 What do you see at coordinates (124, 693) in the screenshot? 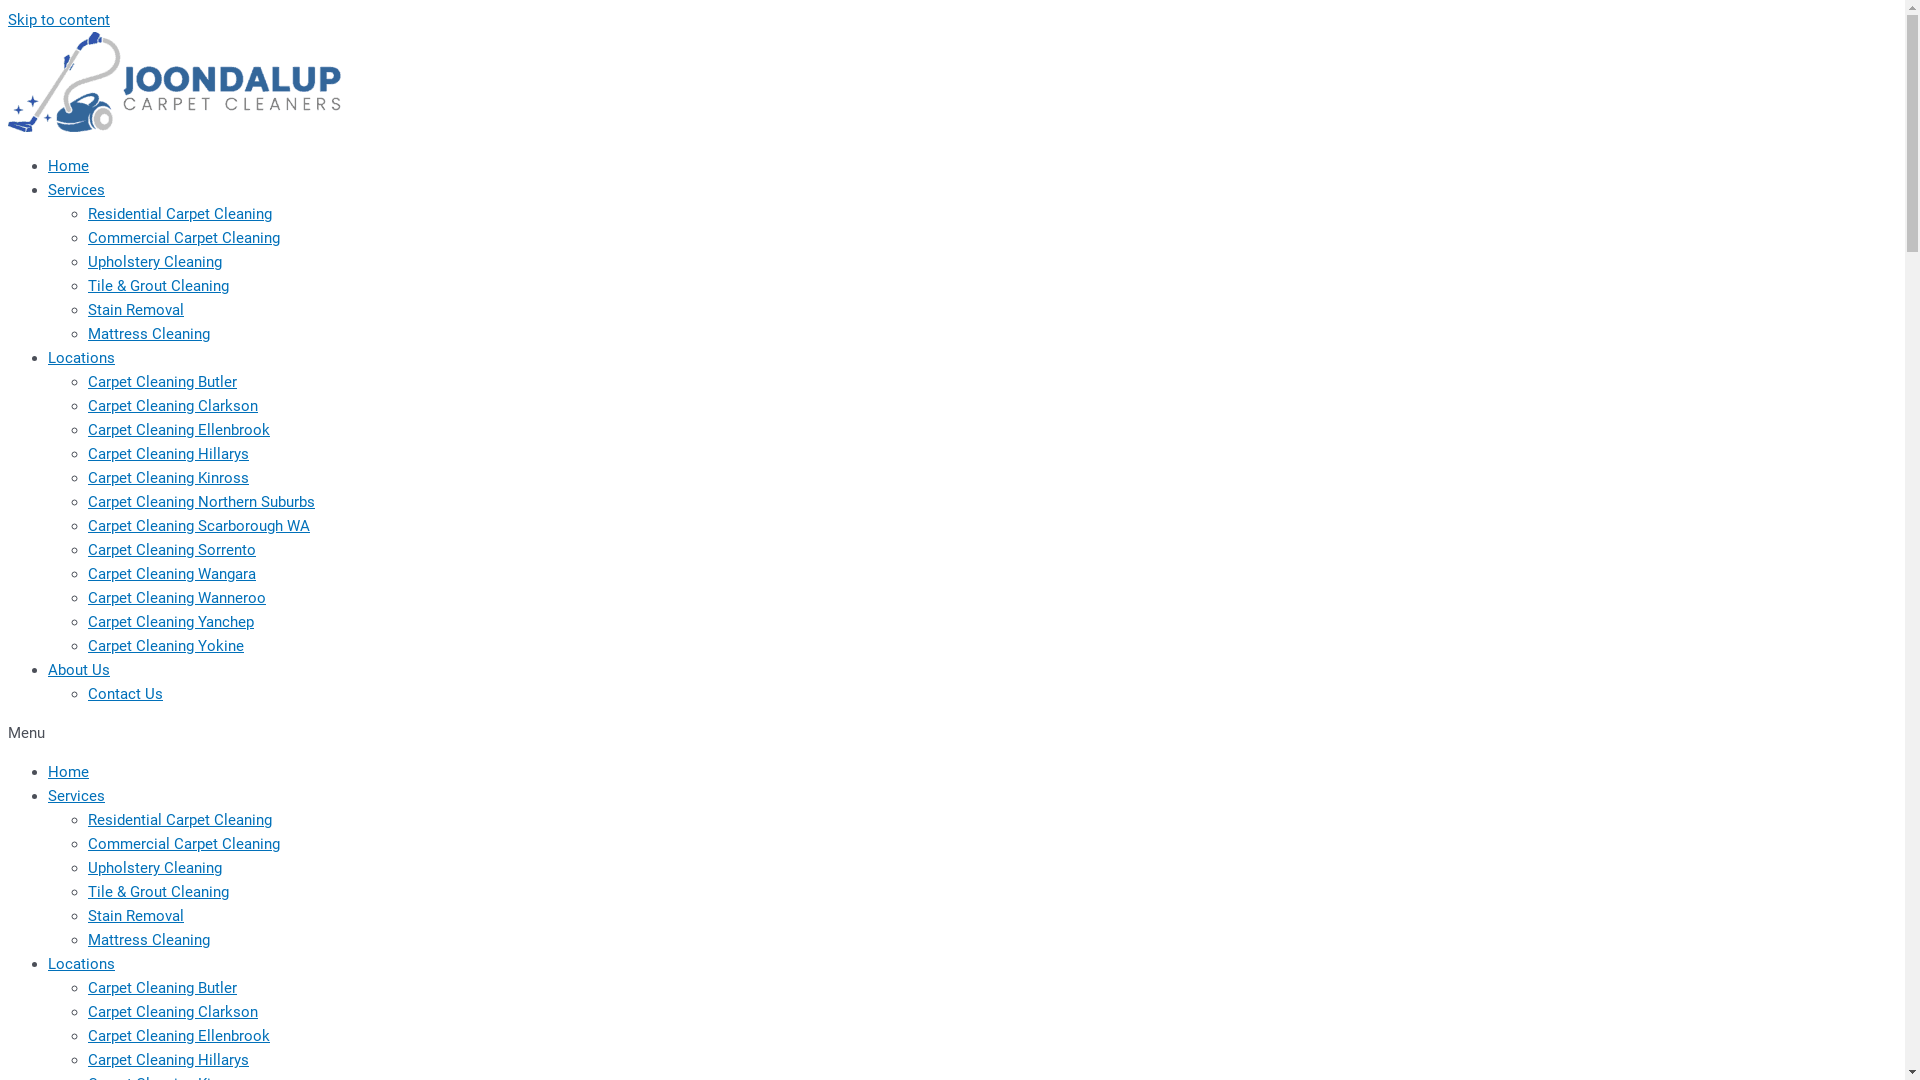
I see `'Contact Us'` at bounding box center [124, 693].